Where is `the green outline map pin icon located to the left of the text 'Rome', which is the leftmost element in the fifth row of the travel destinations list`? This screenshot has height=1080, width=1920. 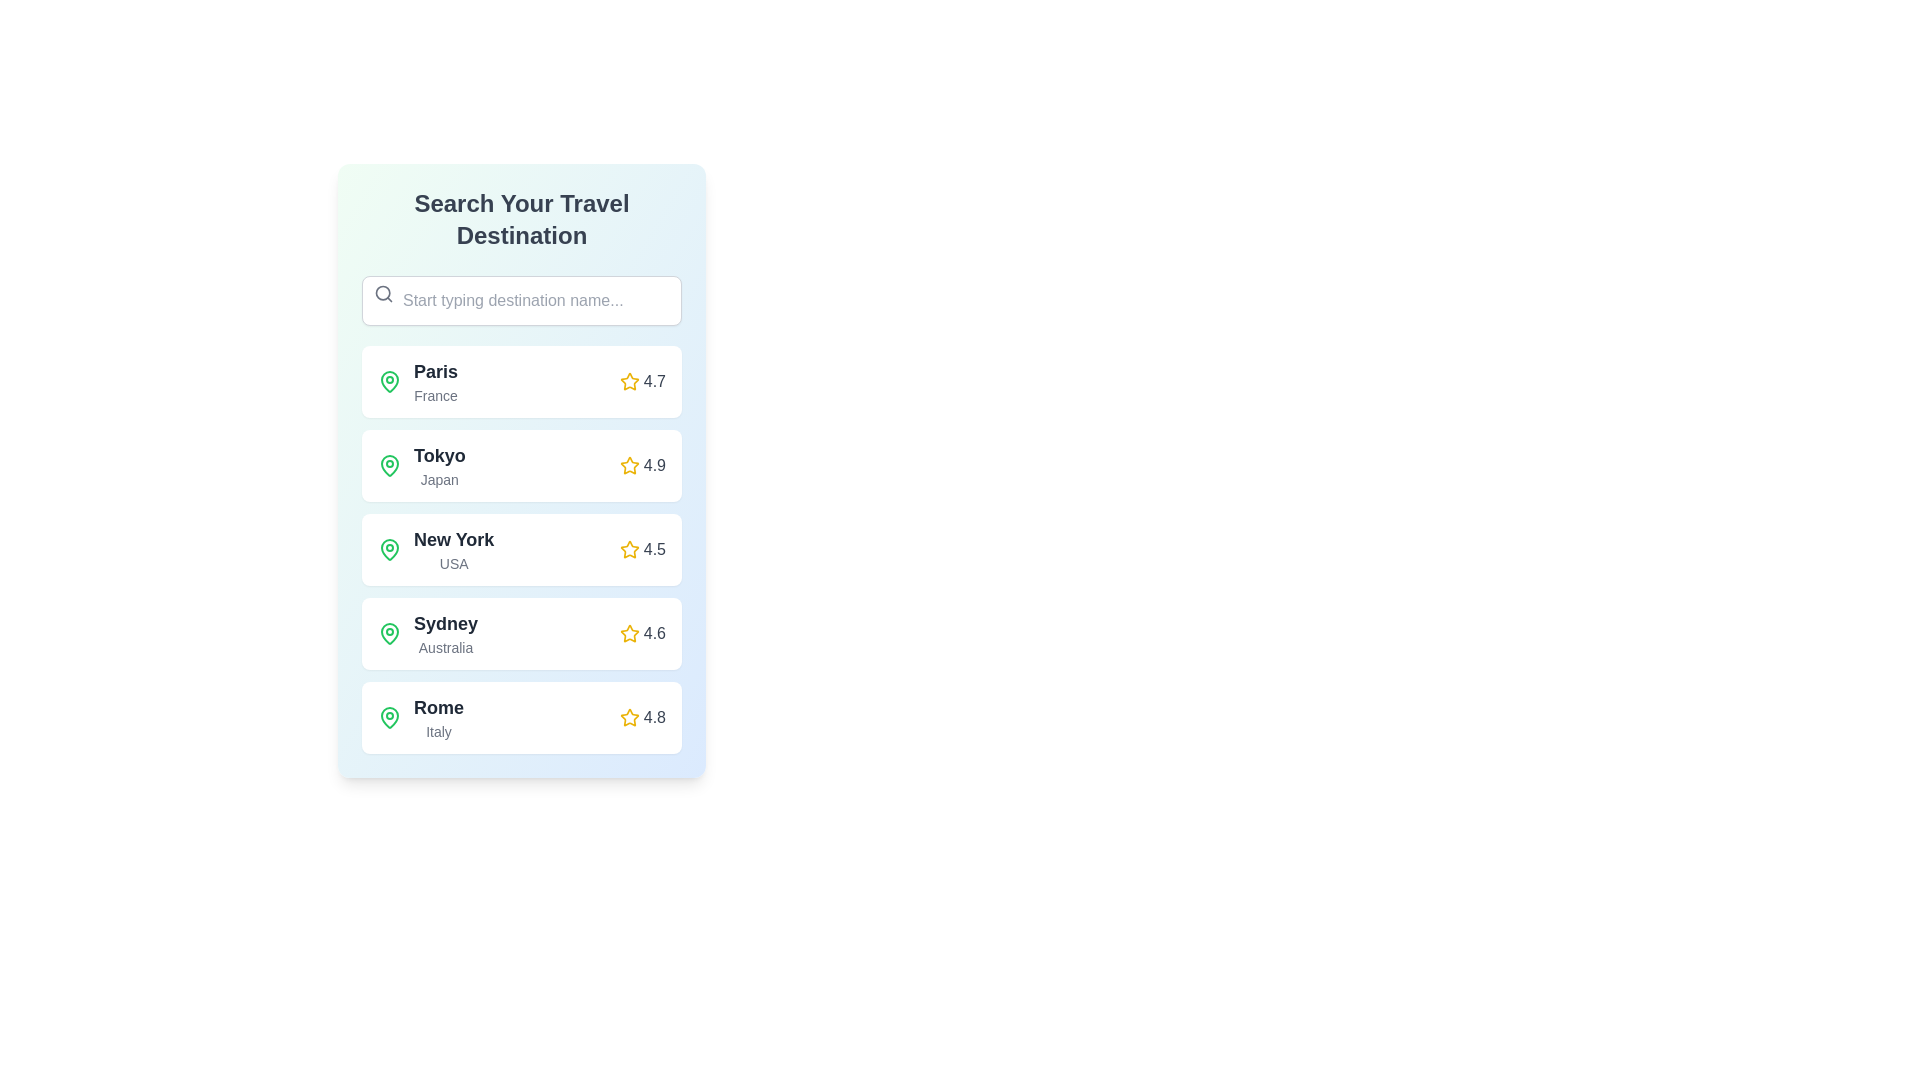 the green outline map pin icon located to the left of the text 'Rome', which is the leftmost element in the fifth row of the travel destinations list is located at coordinates (389, 716).